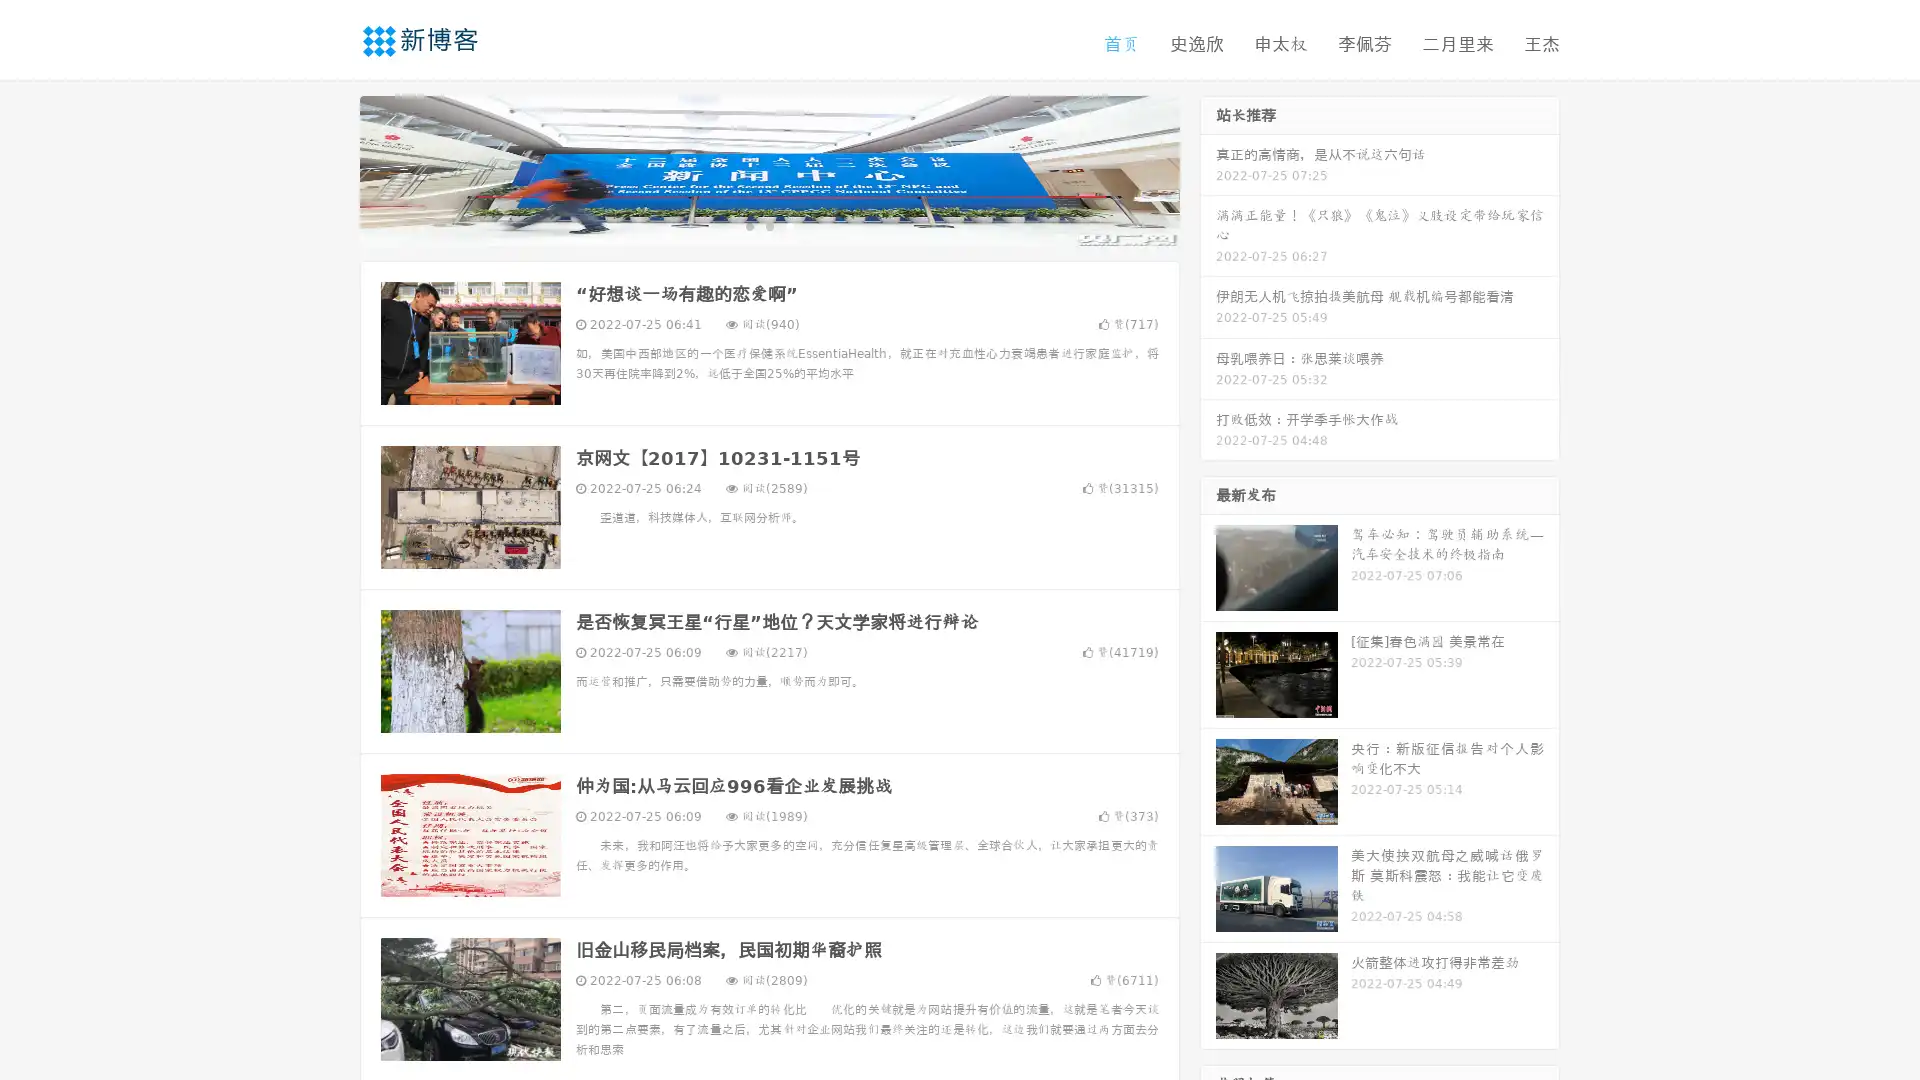  What do you see at coordinates (768, 225) in the screenshot?
I see `Go to slide 2` at bounding box center [768, 225].